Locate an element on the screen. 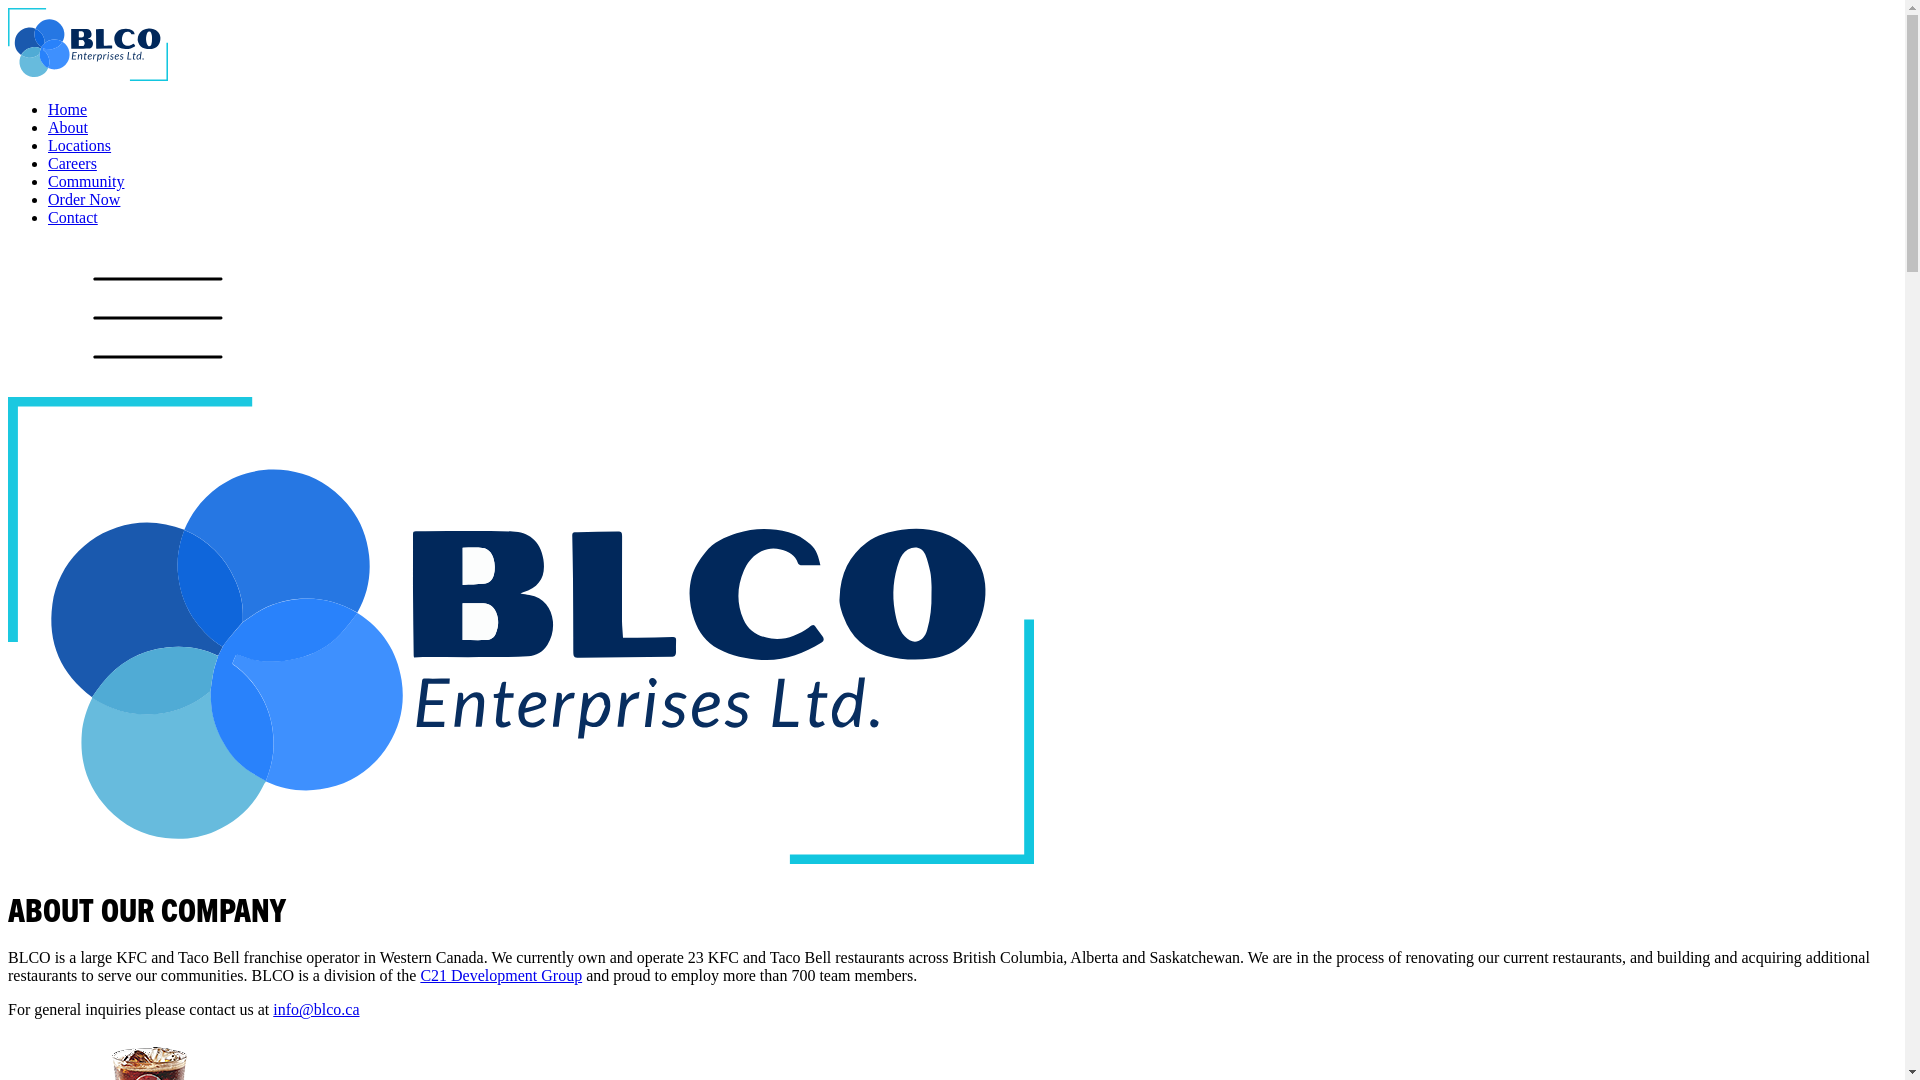 This screenshot has width=1920, height=1080. 'Community' is located at coordinates (85, 181).